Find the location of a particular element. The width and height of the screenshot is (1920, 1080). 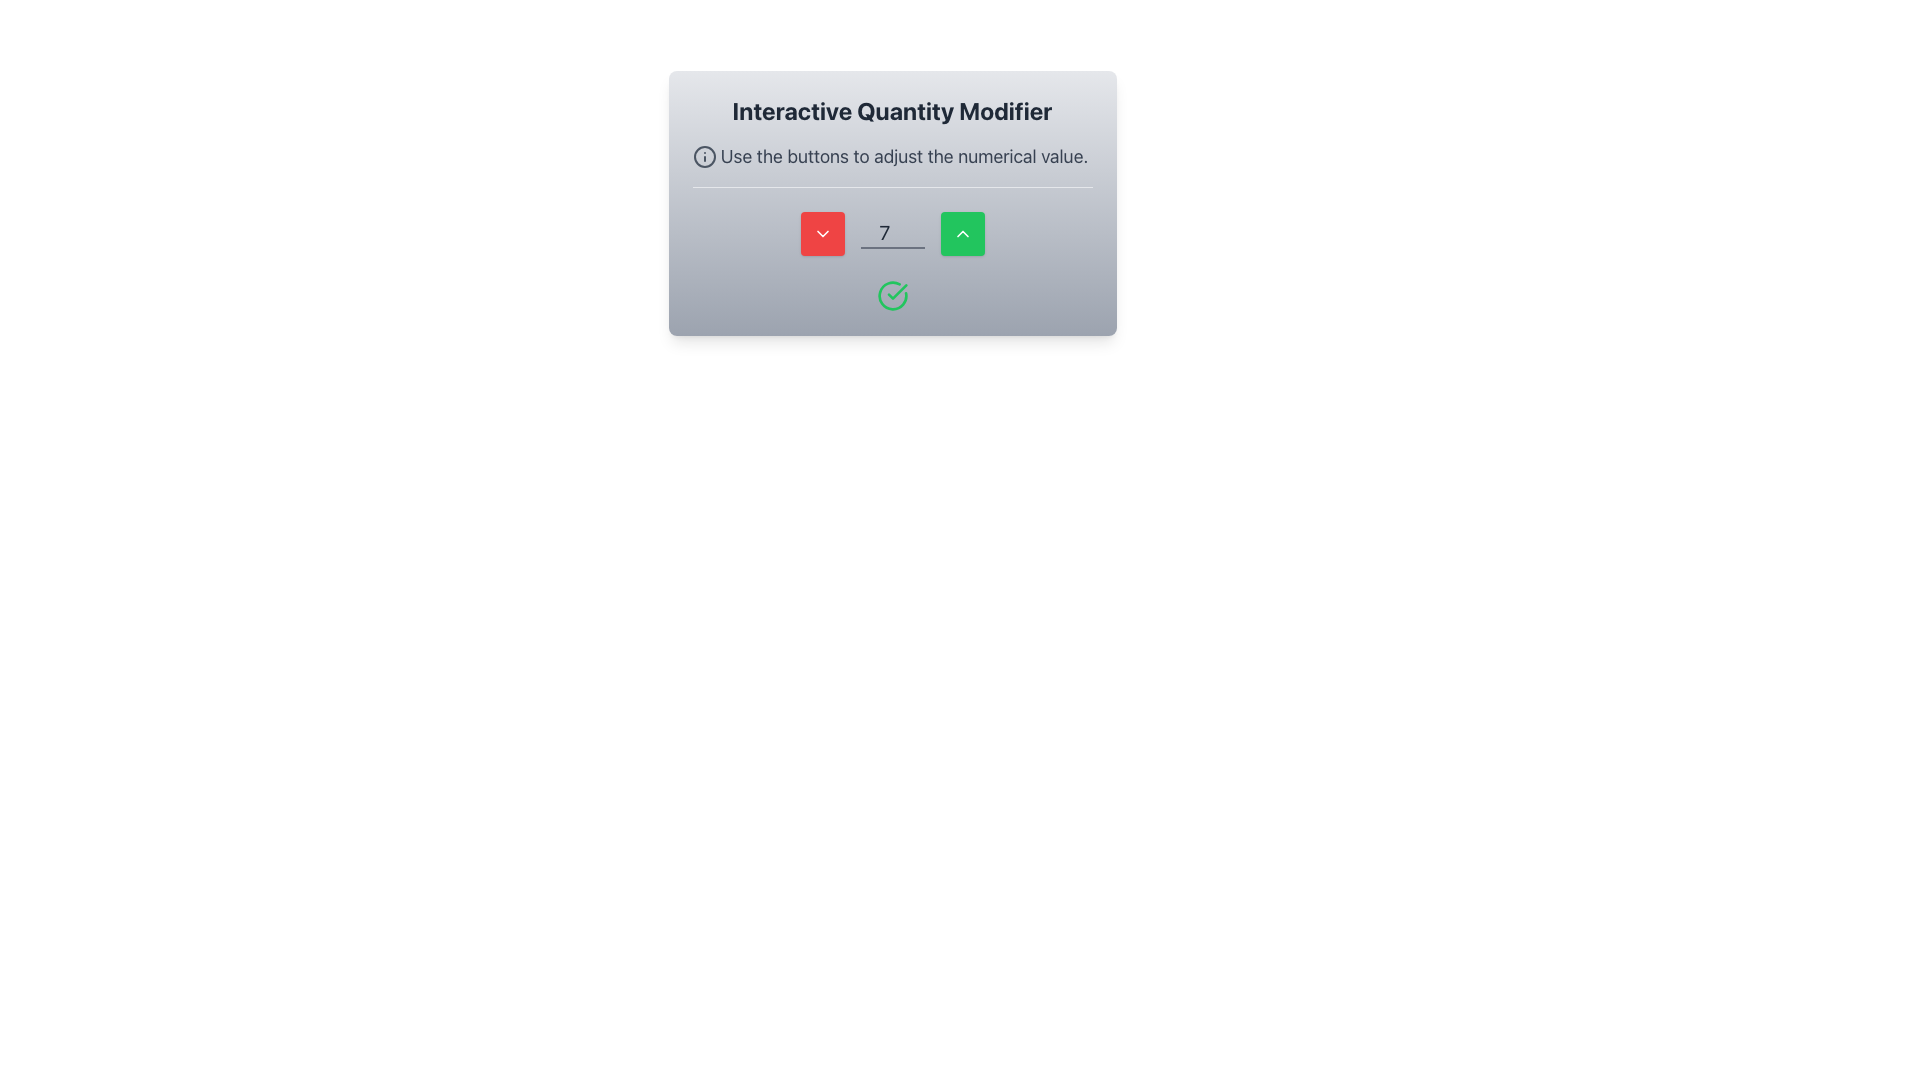

the green increment button with an up arrow located within the Composite component that contains a numerical input field displaying the number '7' is located at coordinates (891, 233).